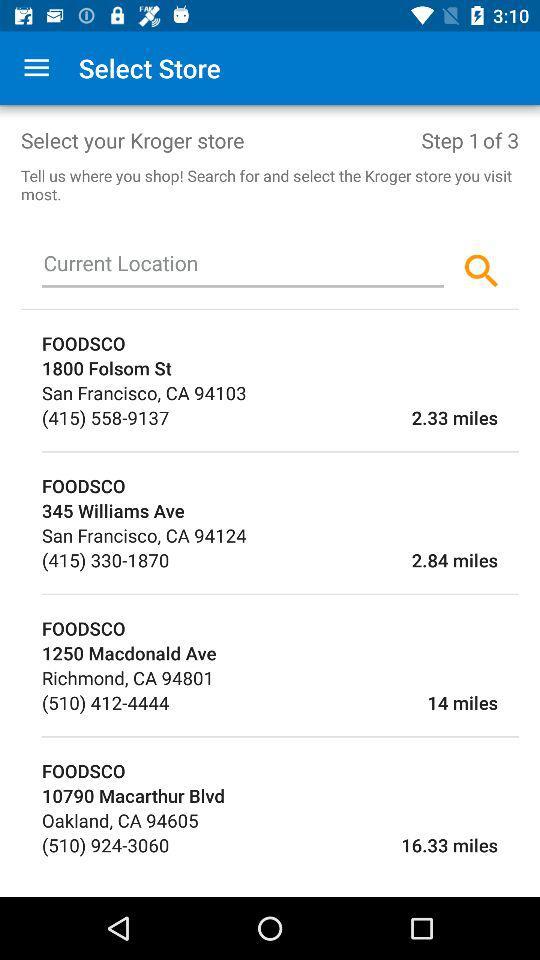 Image resolution: width=540 pixels, height=960 pixels. What do you see at coordinates (279, 652) in the screenshot?
I see `the 1250 macdonald ave icon` at bounding box center [279, 652].